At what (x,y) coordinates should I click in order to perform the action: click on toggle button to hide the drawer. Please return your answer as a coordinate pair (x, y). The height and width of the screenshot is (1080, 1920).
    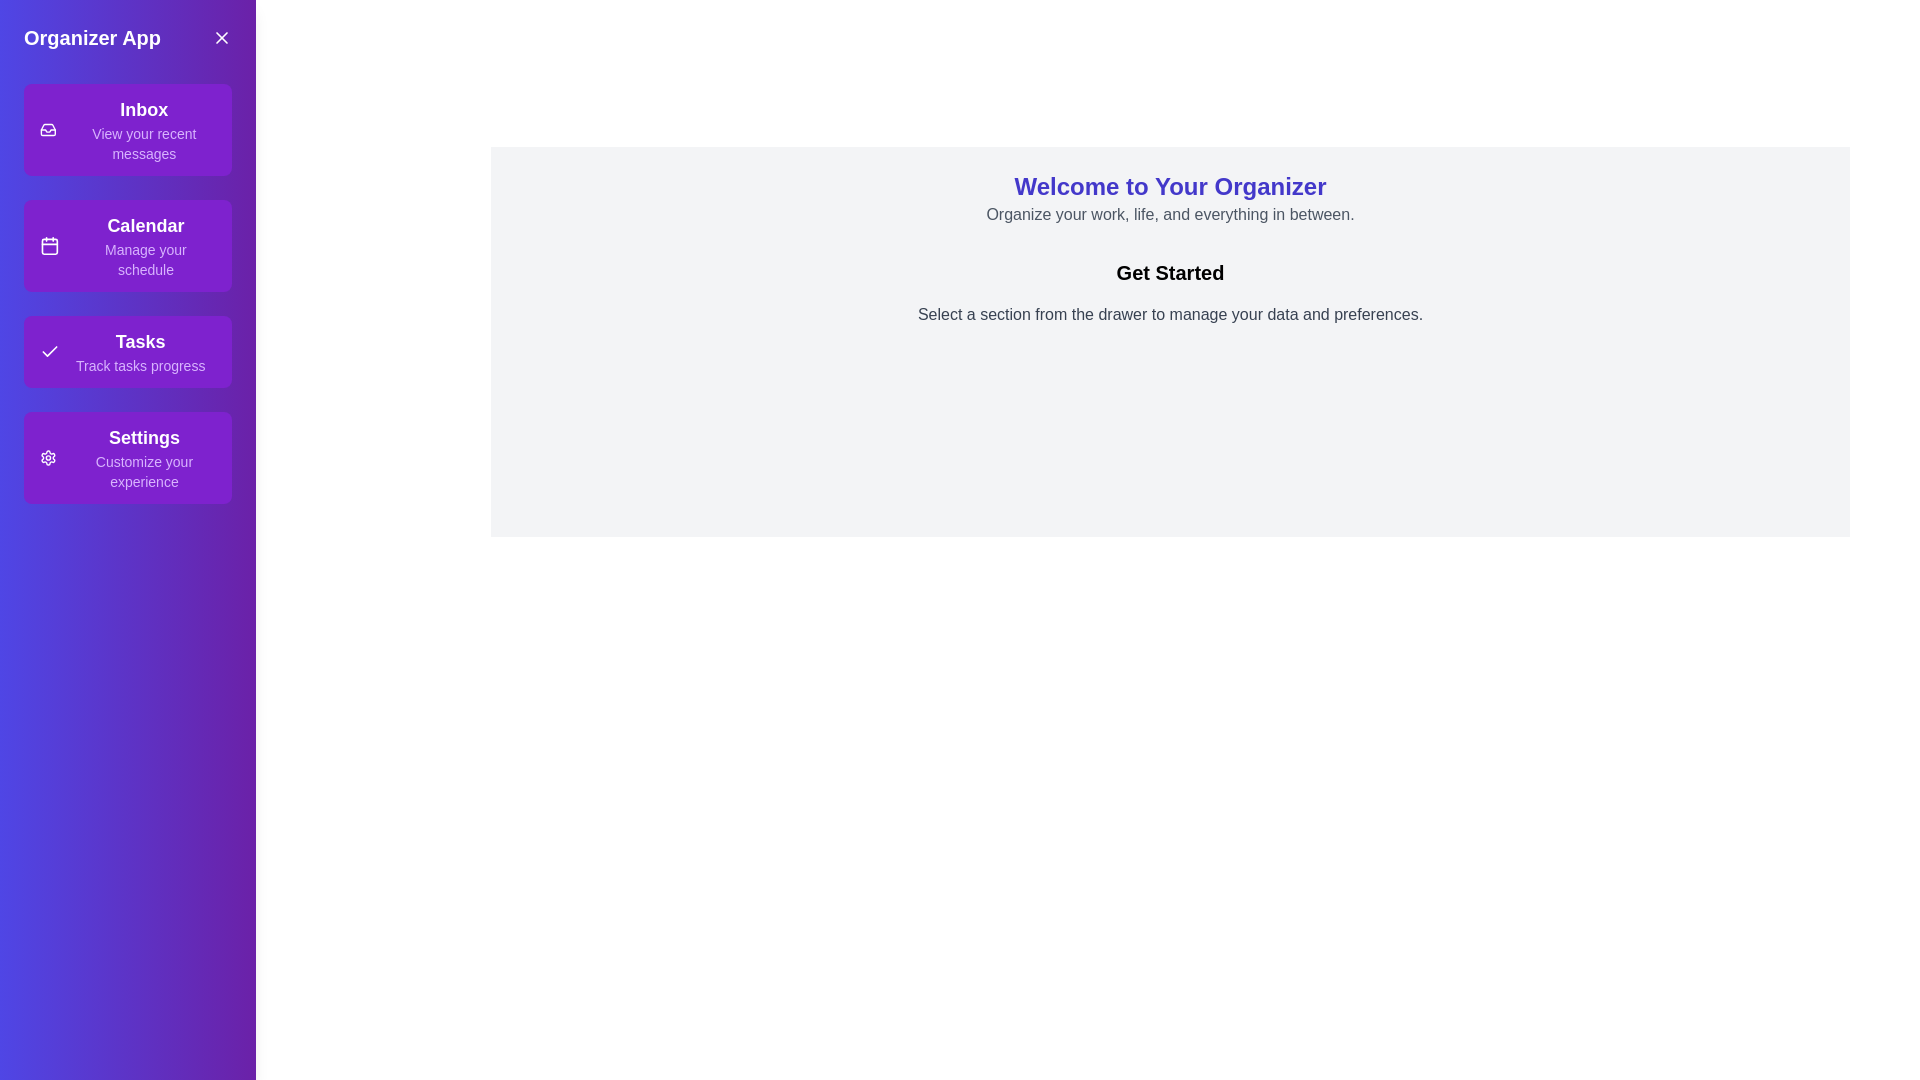
    Looking at the image, I should click on (221, 38).